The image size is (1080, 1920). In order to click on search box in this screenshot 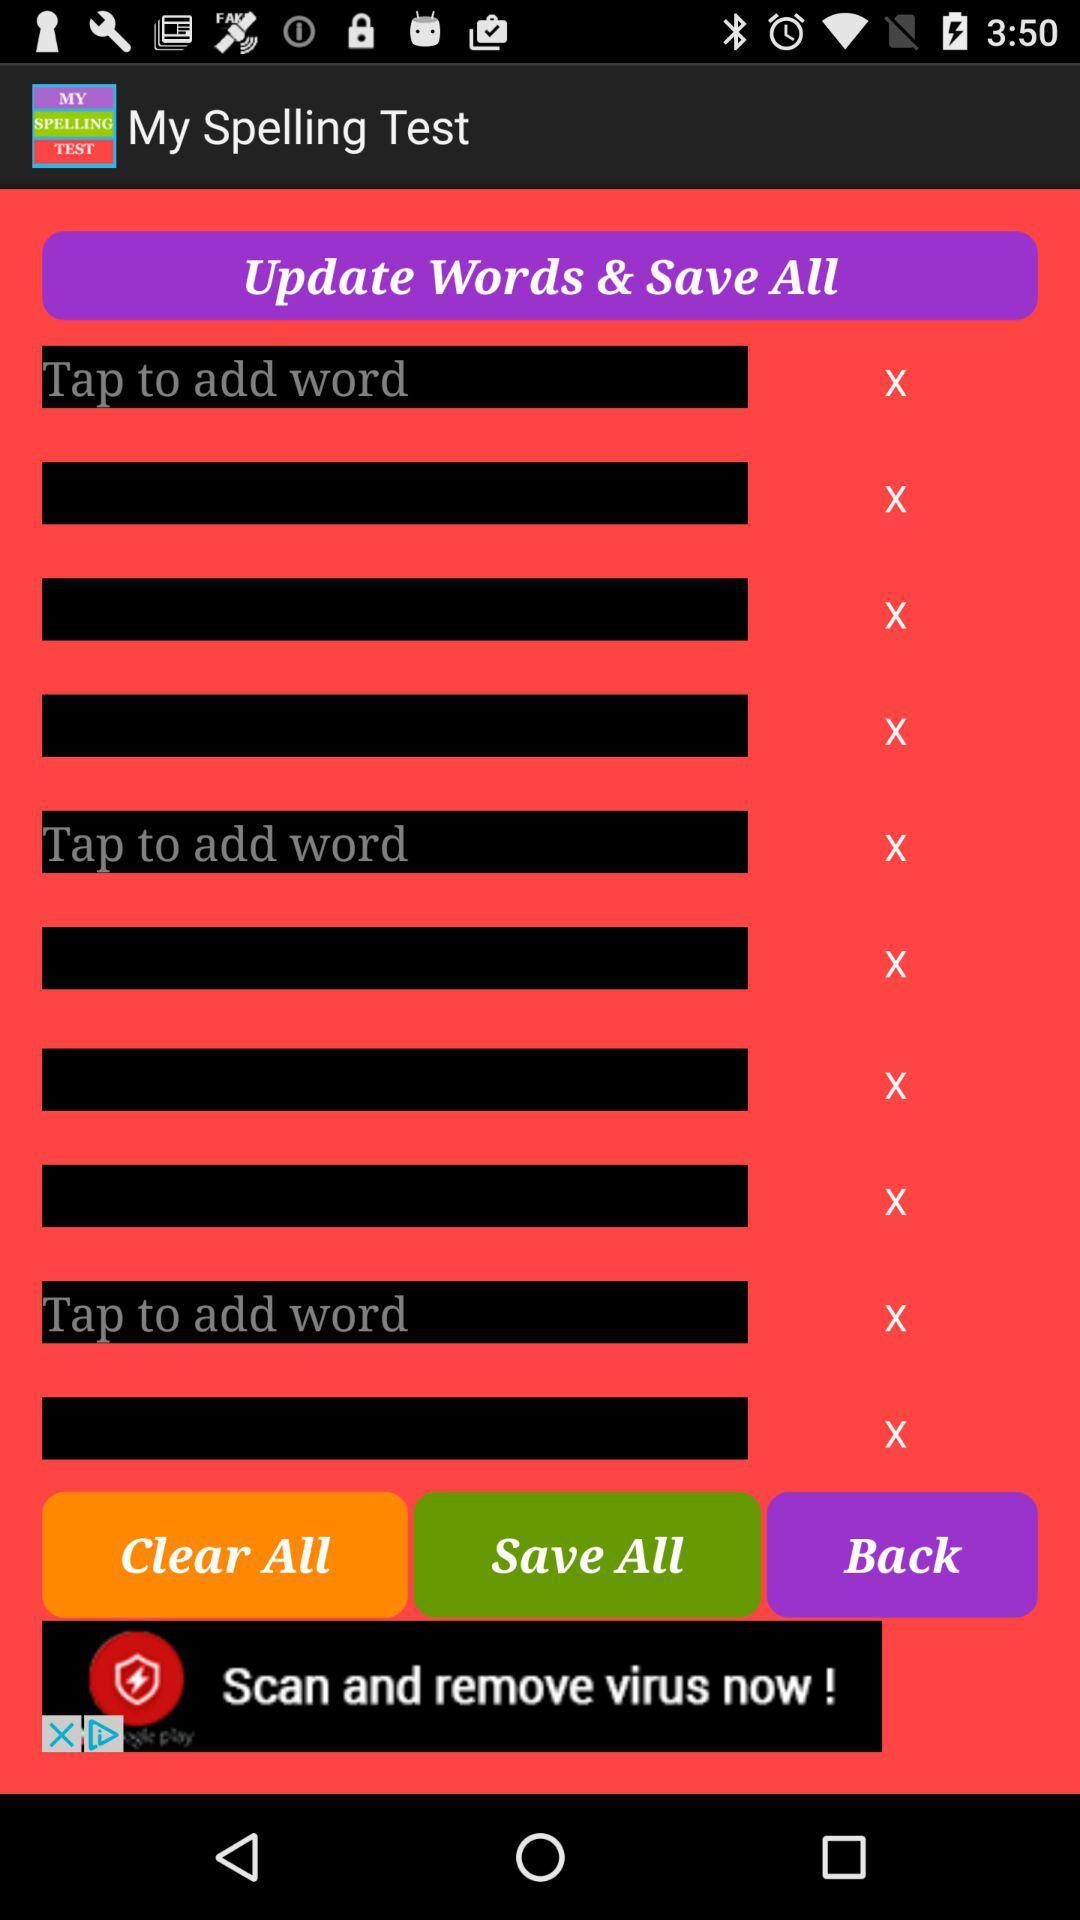, I will do `click(394, 724)`.